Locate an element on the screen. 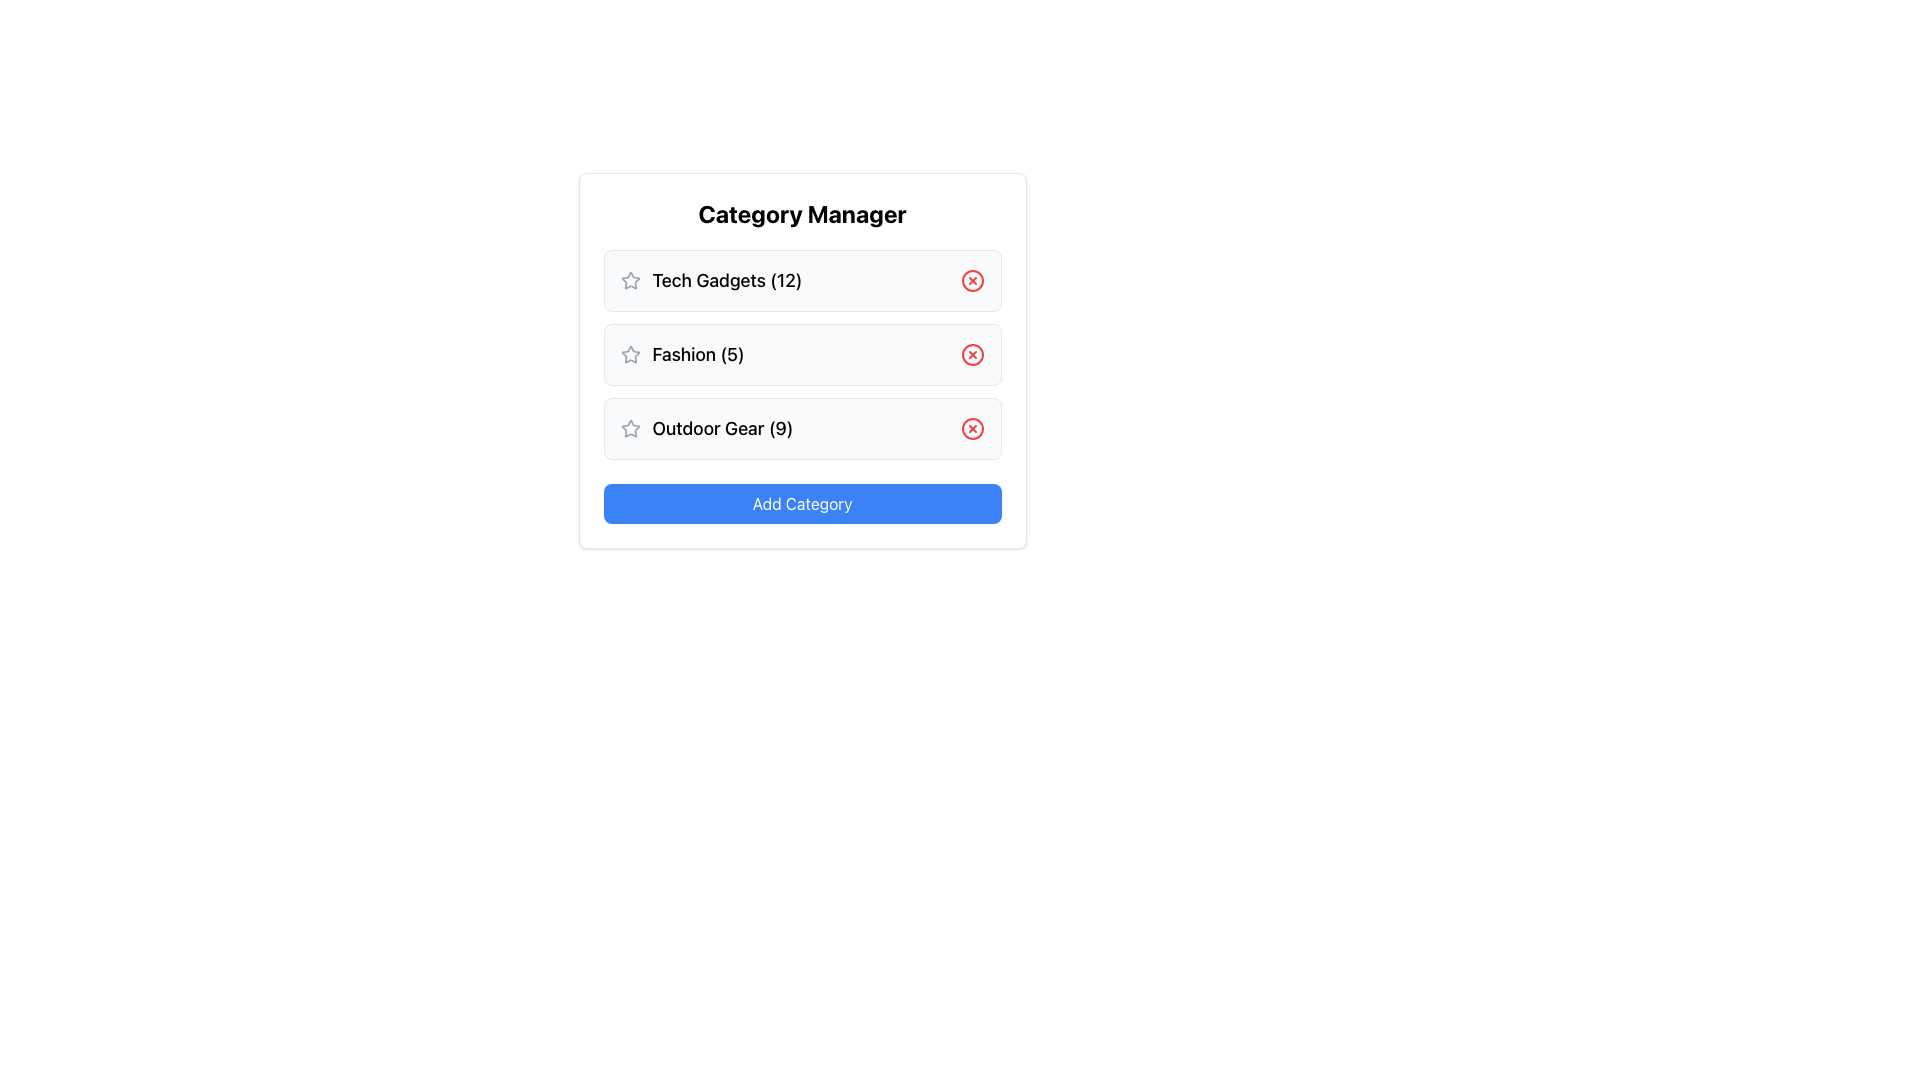 The height and width of the screenshot is (1080, 1920). the second star icon in the 'Category Manager' section is located at coordinates (629, 353).